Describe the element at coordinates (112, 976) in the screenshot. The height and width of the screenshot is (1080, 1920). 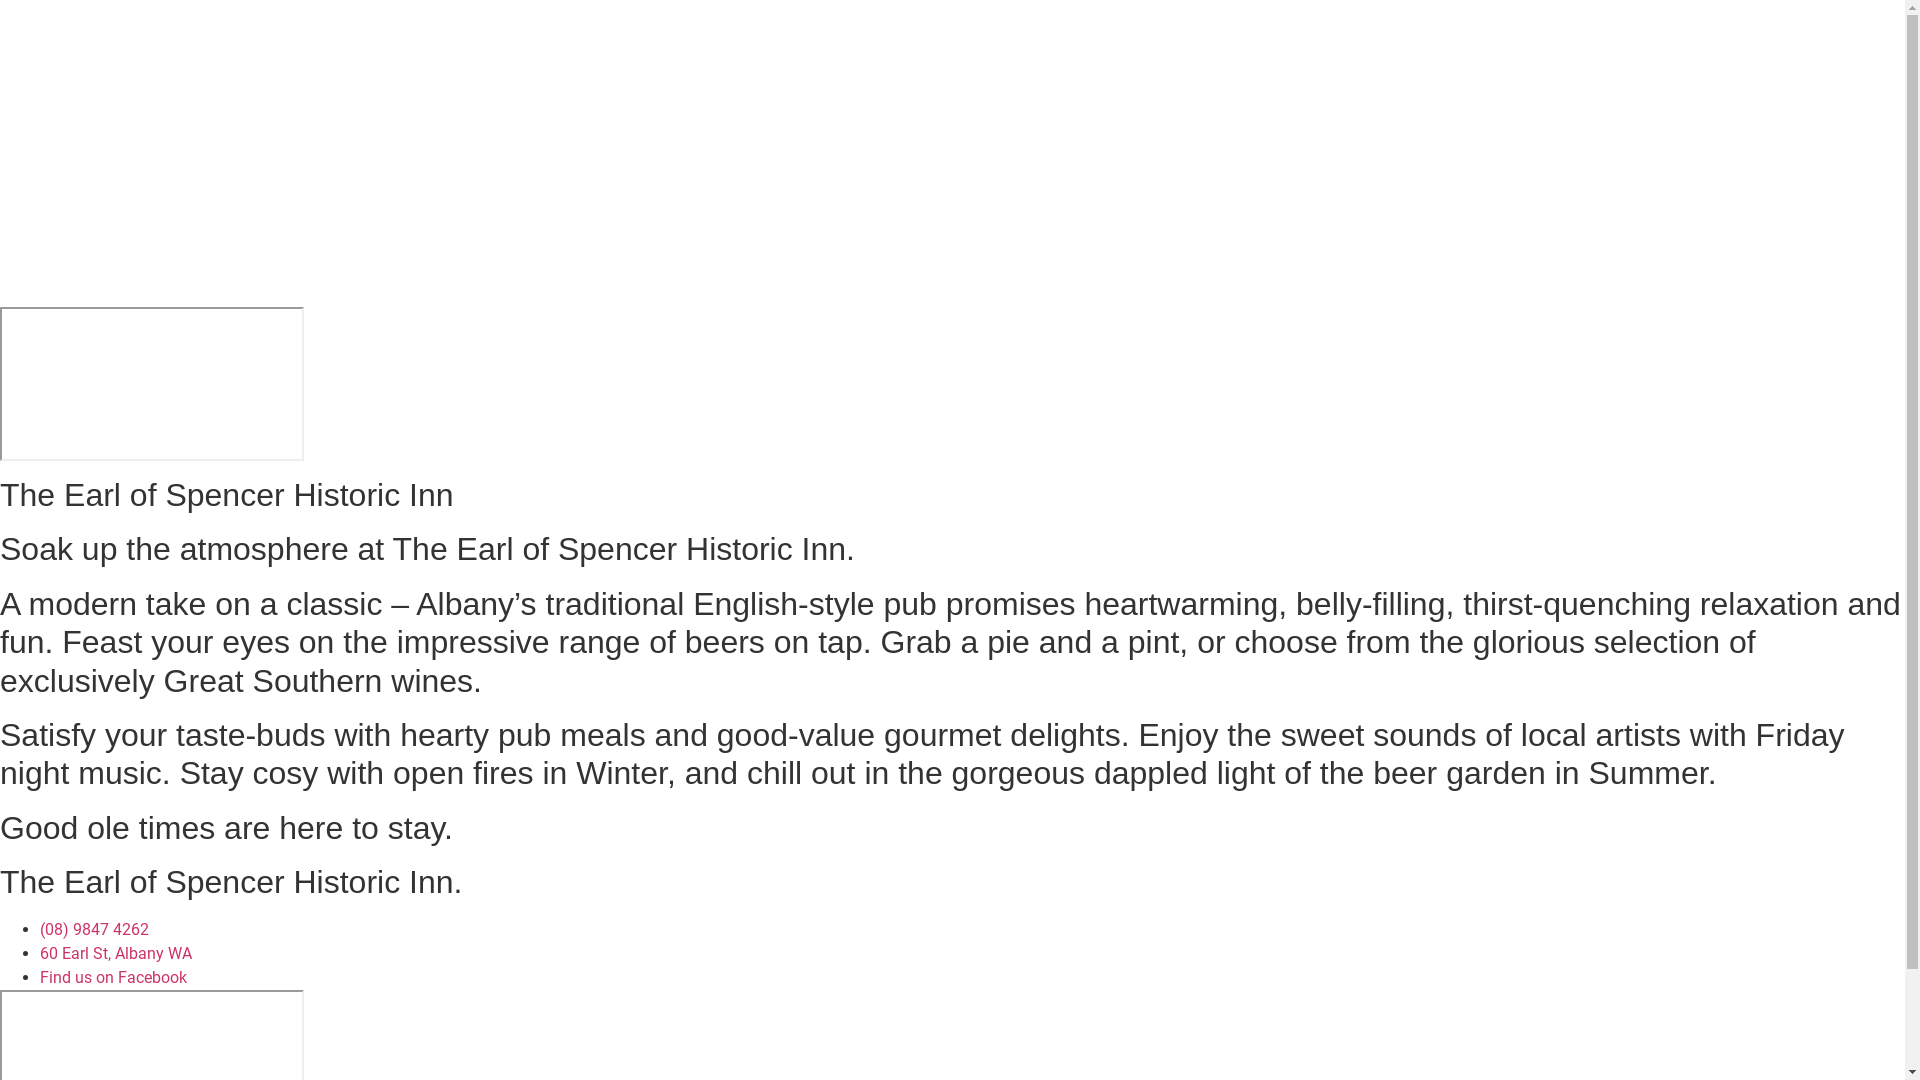
I see `'Find us on Facebook'` at that location.